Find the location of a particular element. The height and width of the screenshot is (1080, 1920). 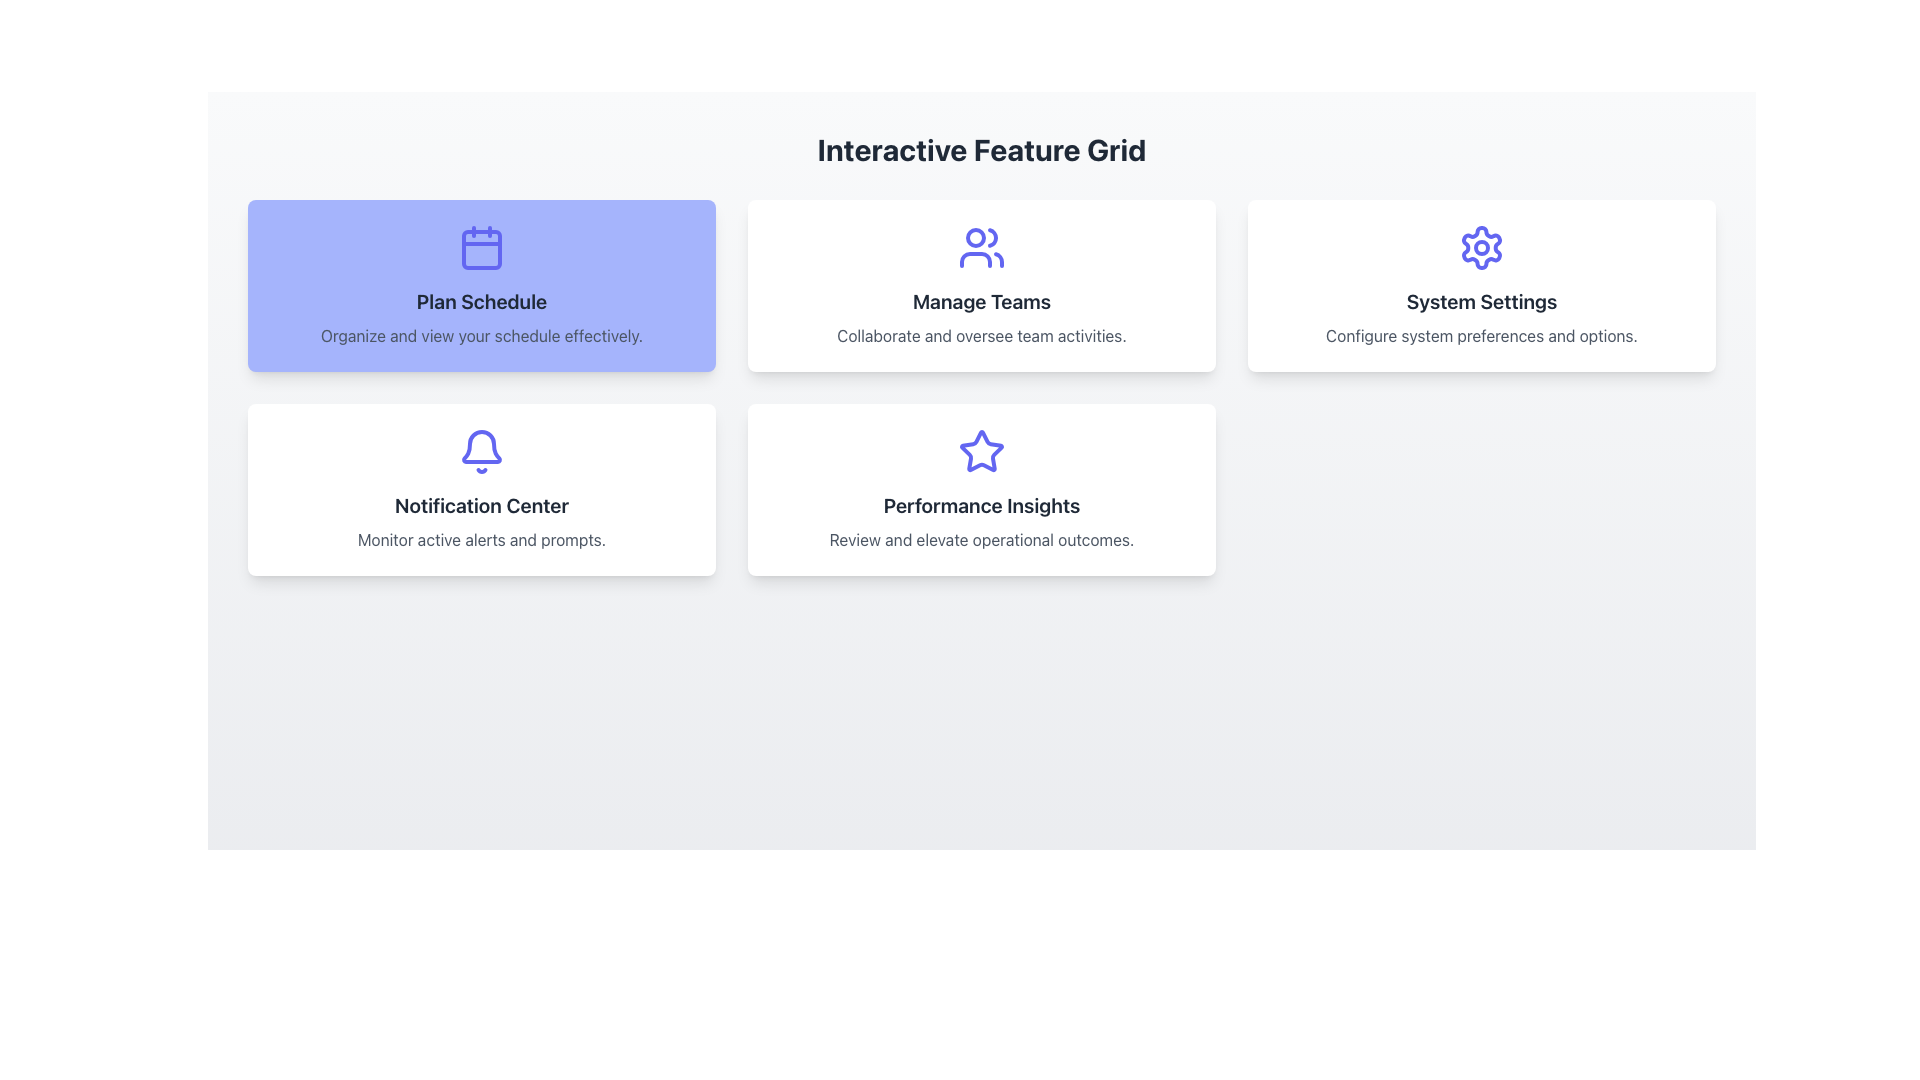

text label displaying 'Manage Teams' which is styled in bold, dark gray color and is positioned at the center of its card layout is located at coordinates (982, 301).